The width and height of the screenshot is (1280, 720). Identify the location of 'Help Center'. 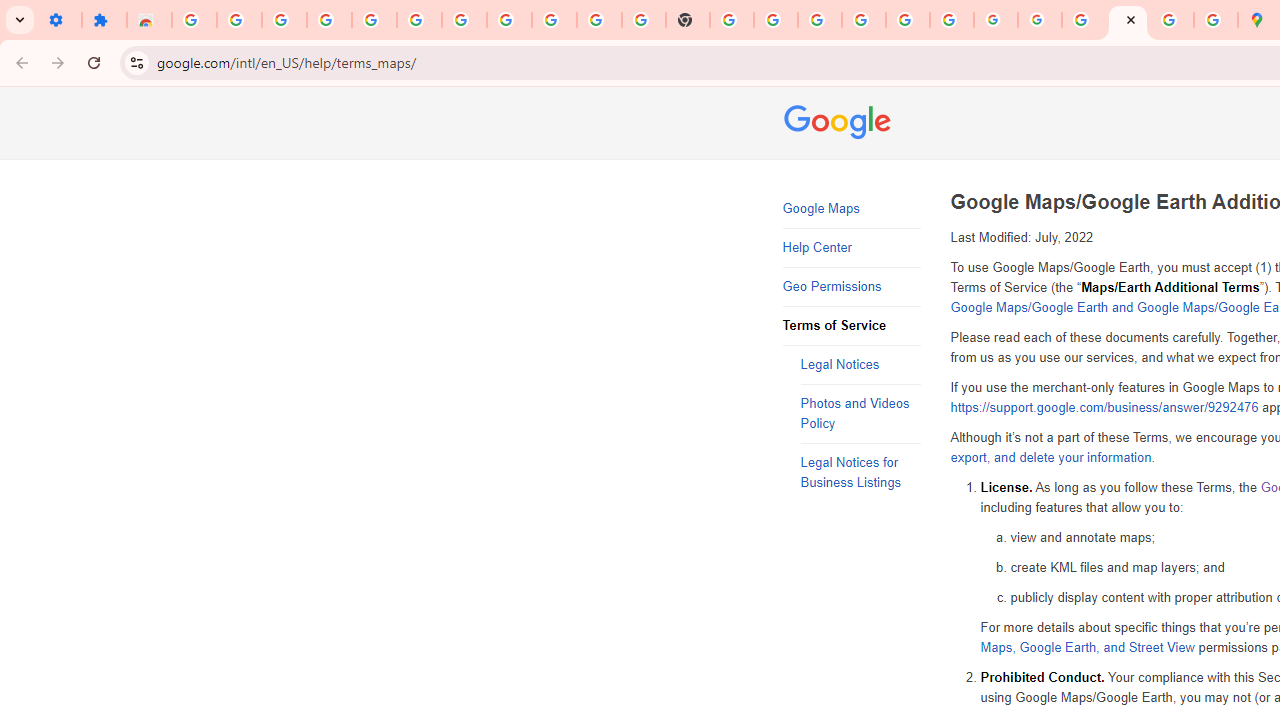
(851, 247).